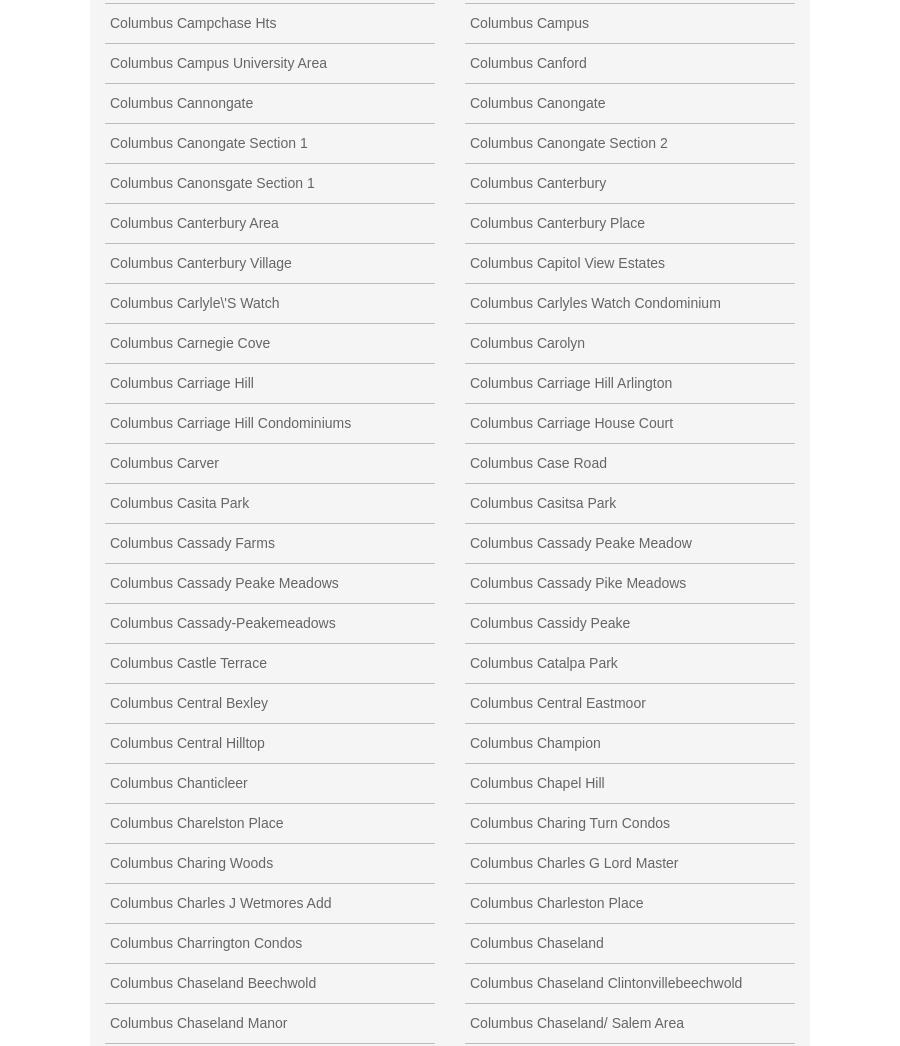 The image size is (900, 1046). I want to click on 'Columbus Carlyles Watch Condominium', so click(594, 301).